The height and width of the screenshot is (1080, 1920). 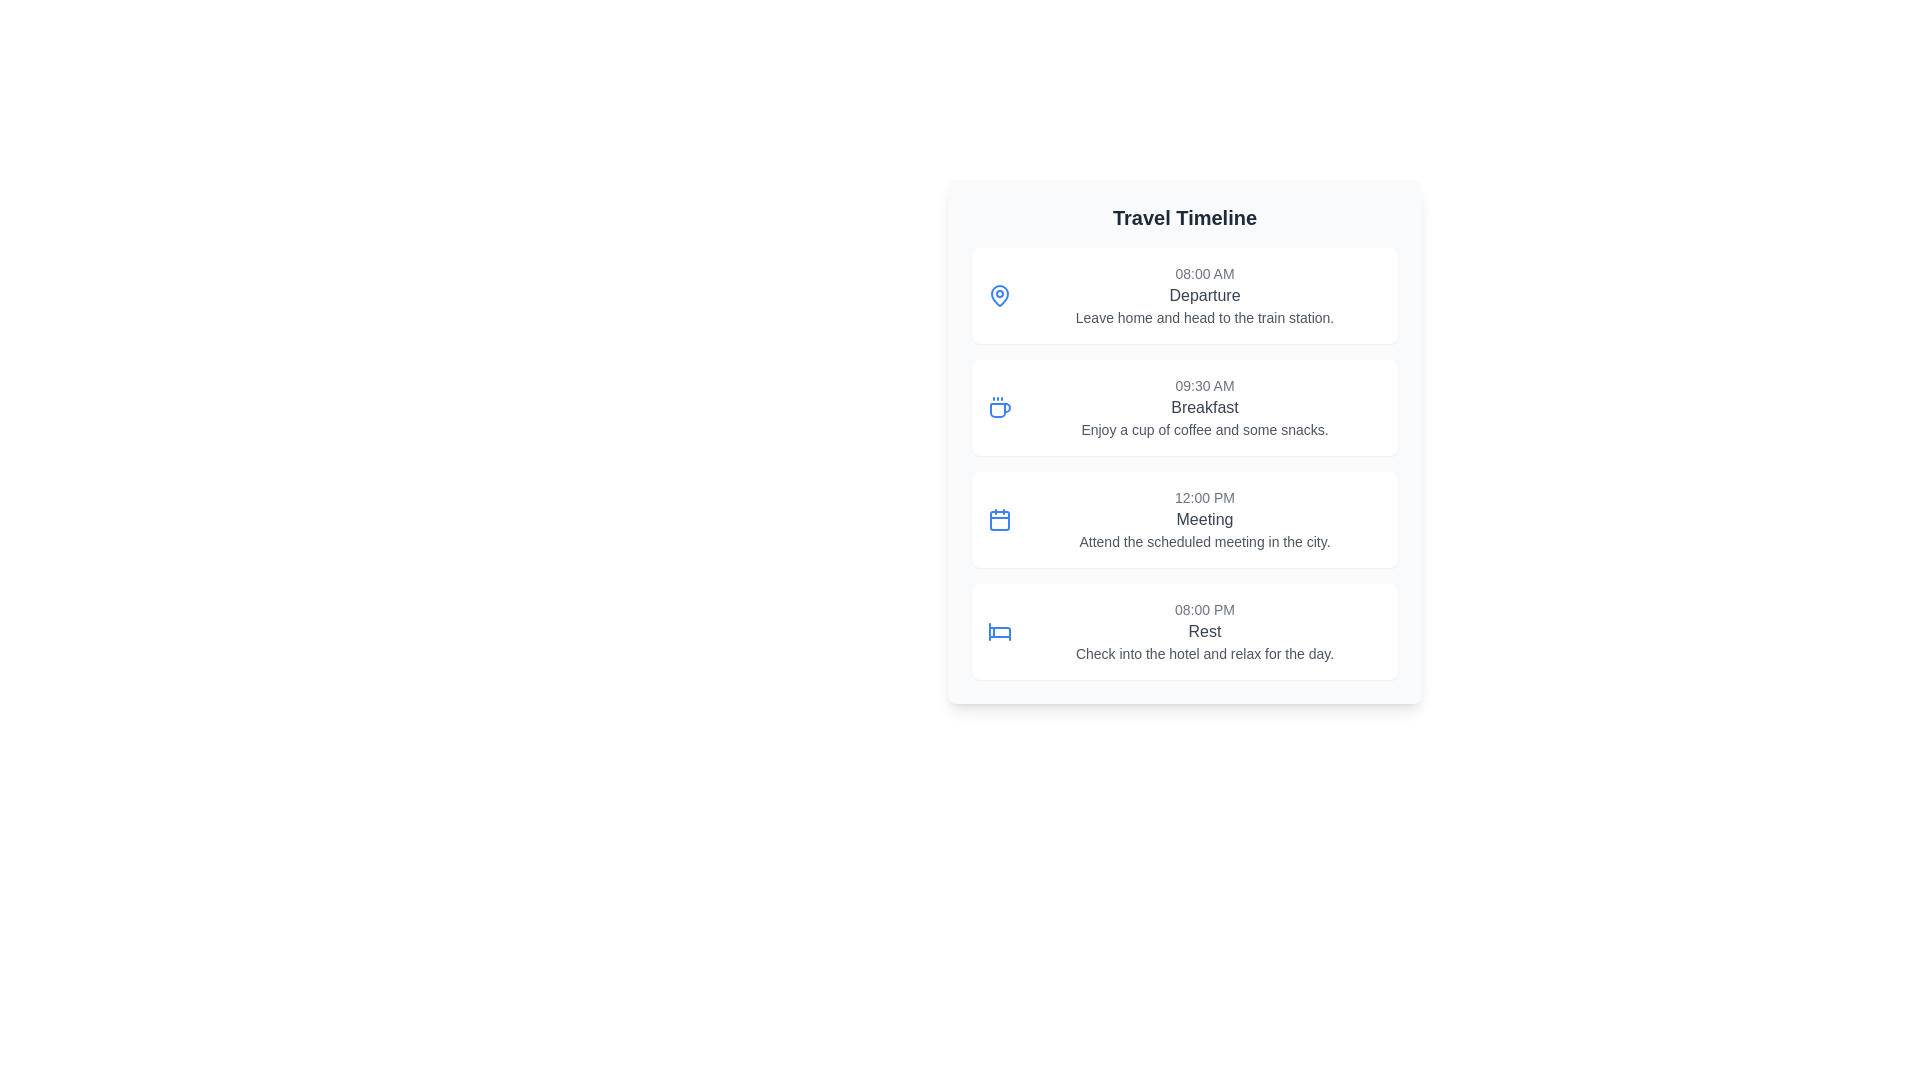 What do you see at coordinates (1185, 218) in the screenshot?
I see `the text label at the top of the card that indicates the timeline of travel-related events` at bounding box center [1185, 218].